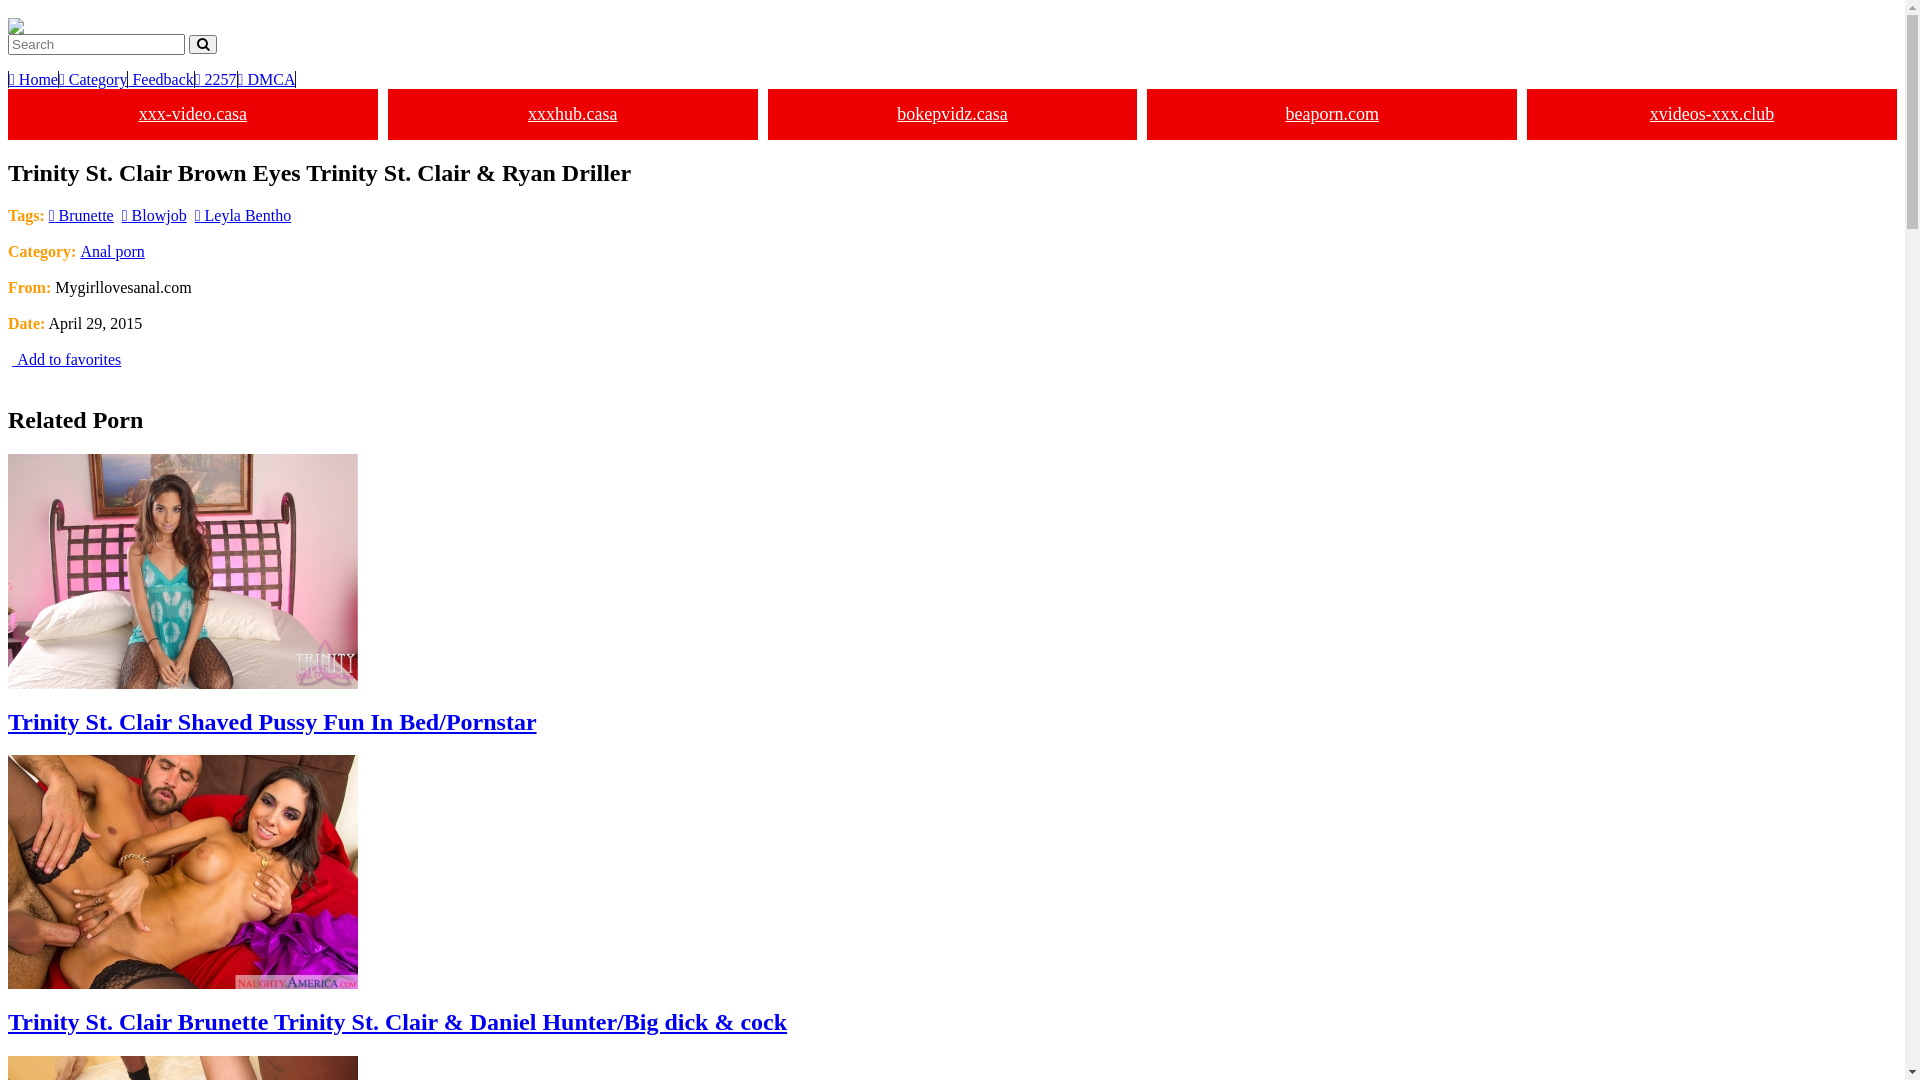 The width and height of the screenshot is (1920, 1080). What do you see at coordinates (1332, 114) in the screenshot?
I see `'beaporn.com'` at bounding box center [1332, 114].